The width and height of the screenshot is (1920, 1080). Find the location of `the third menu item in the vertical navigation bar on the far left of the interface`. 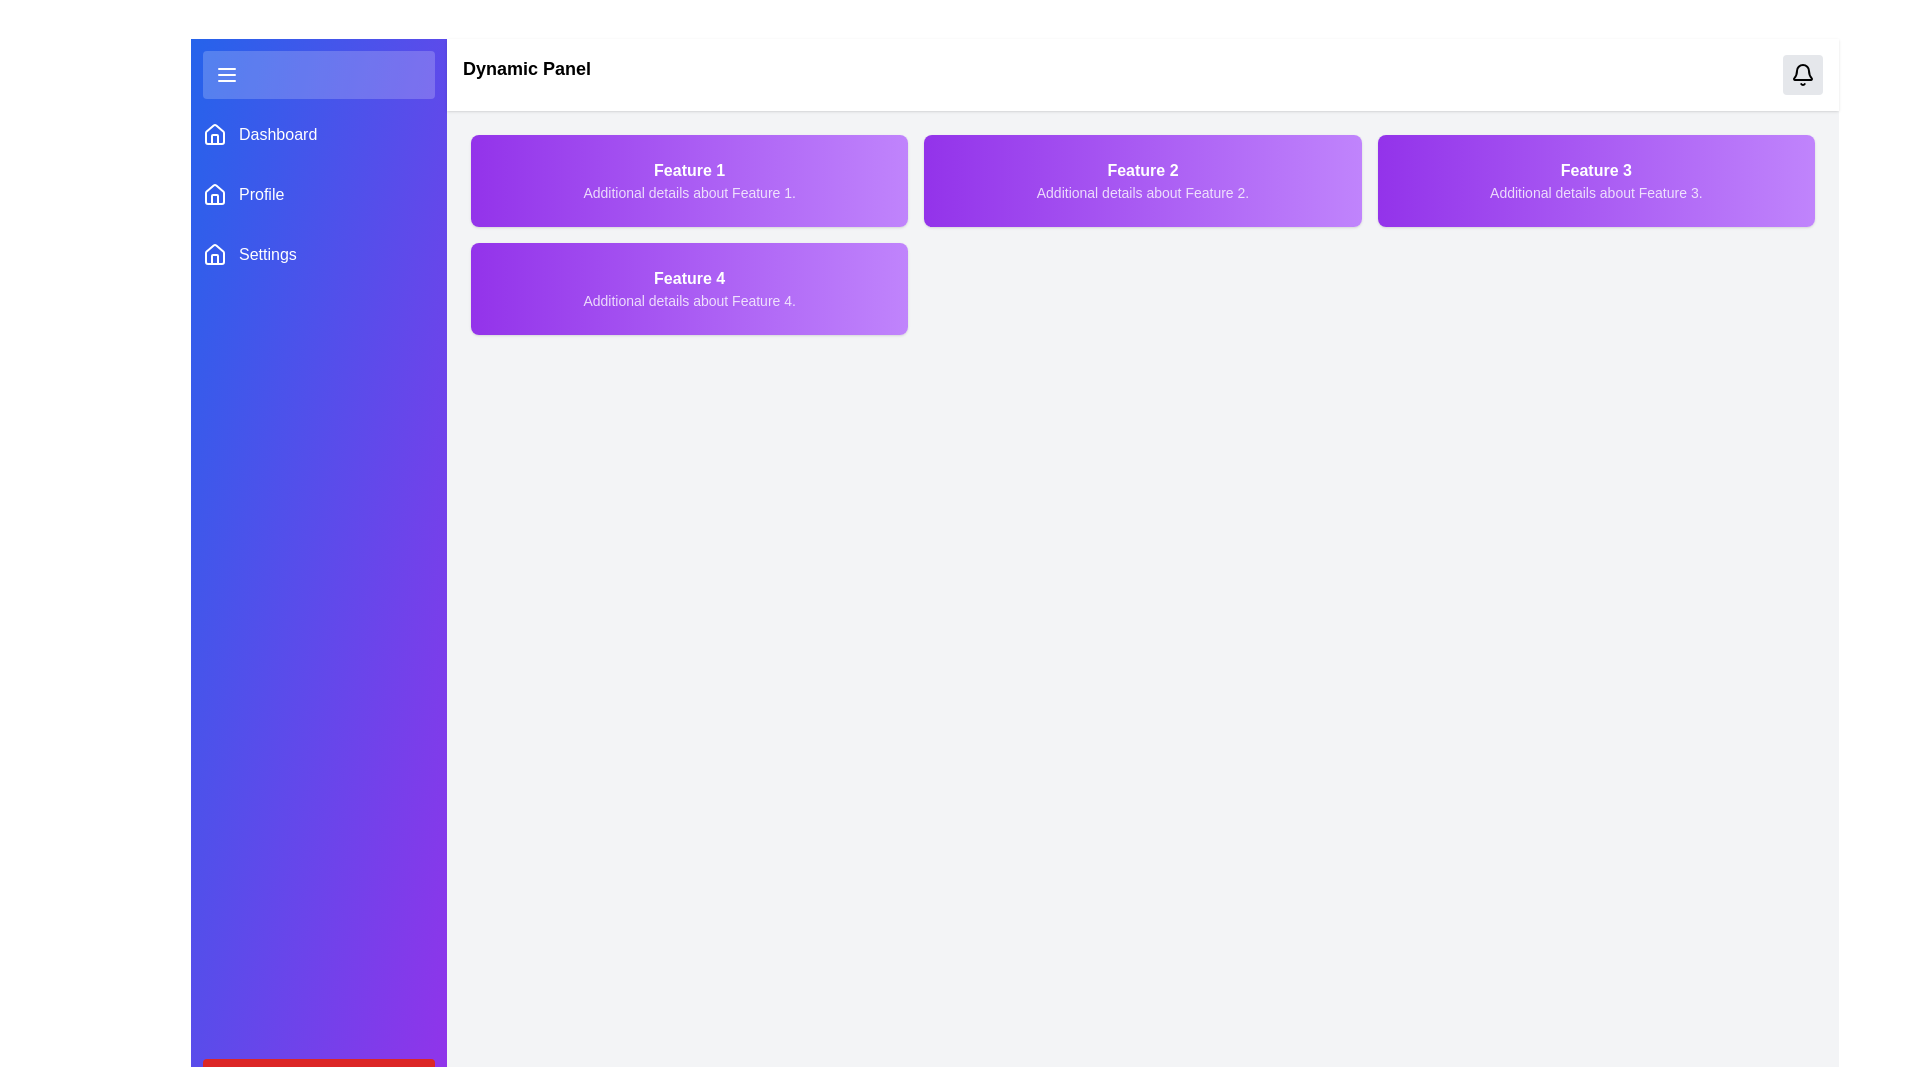

the third menu item in the vertical navigation bar on the far left of the interface is located at coordinates (317, 253).